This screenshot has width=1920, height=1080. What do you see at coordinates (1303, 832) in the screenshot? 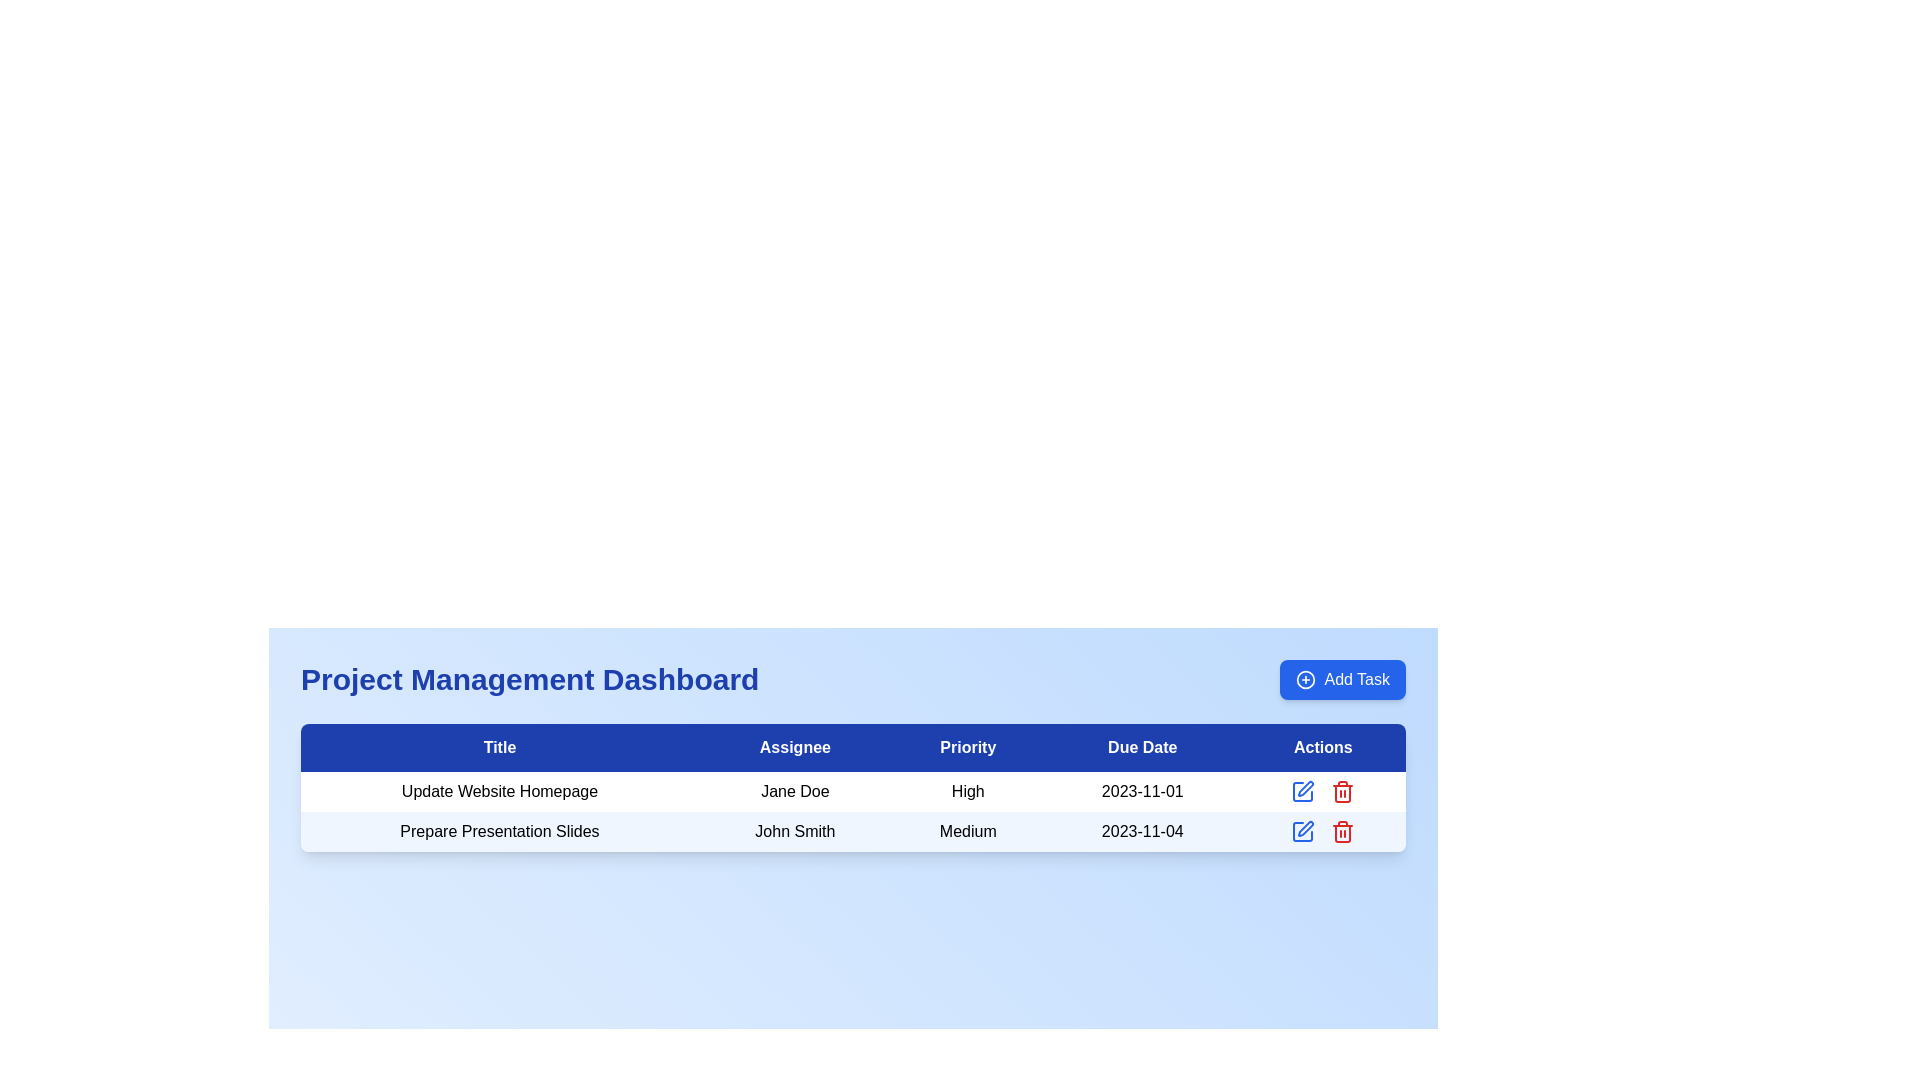
I see `the blue square pen icon in the 'Actions' column of the second row of the table` at bounding box center [1303, 832].